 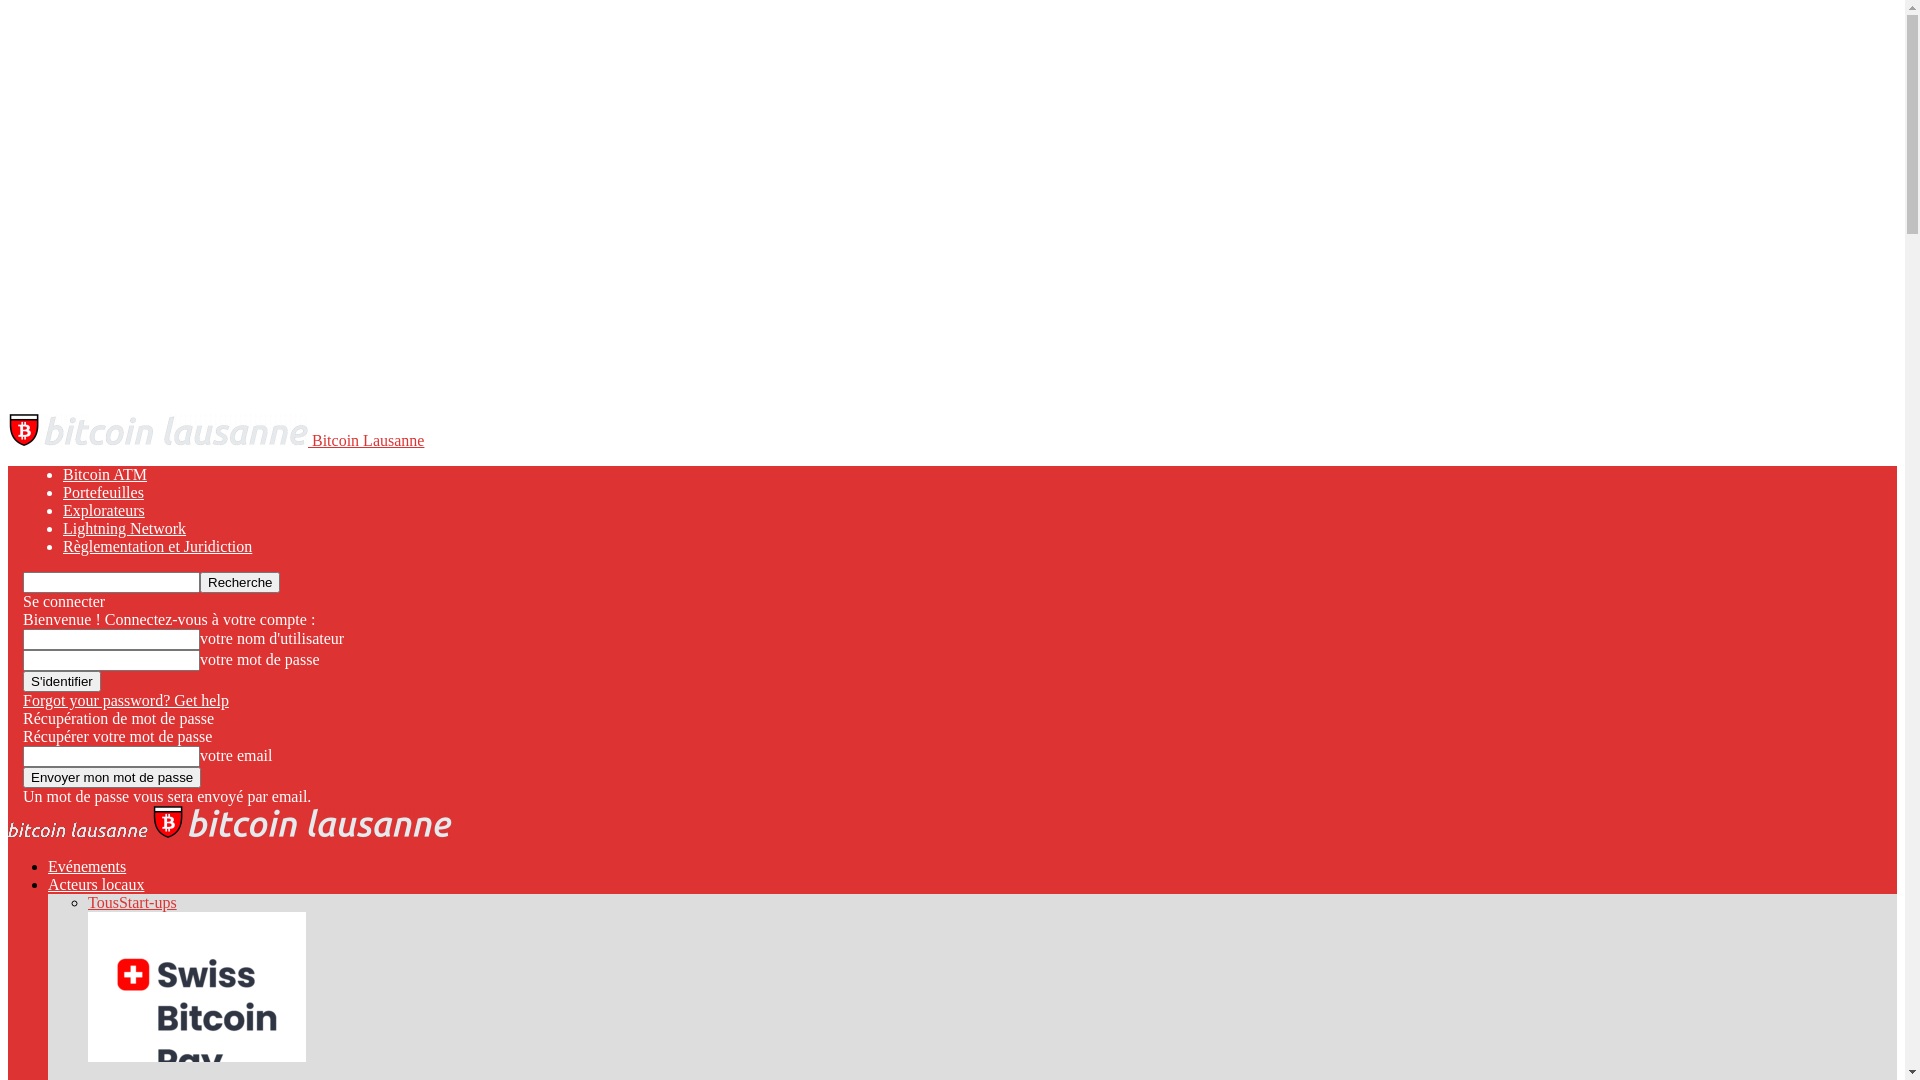 What do you see at coordinates (196, 986) in the screenshot?
I see `'Swiss Bitcoin Pay'` at bounding box center [196, 986].